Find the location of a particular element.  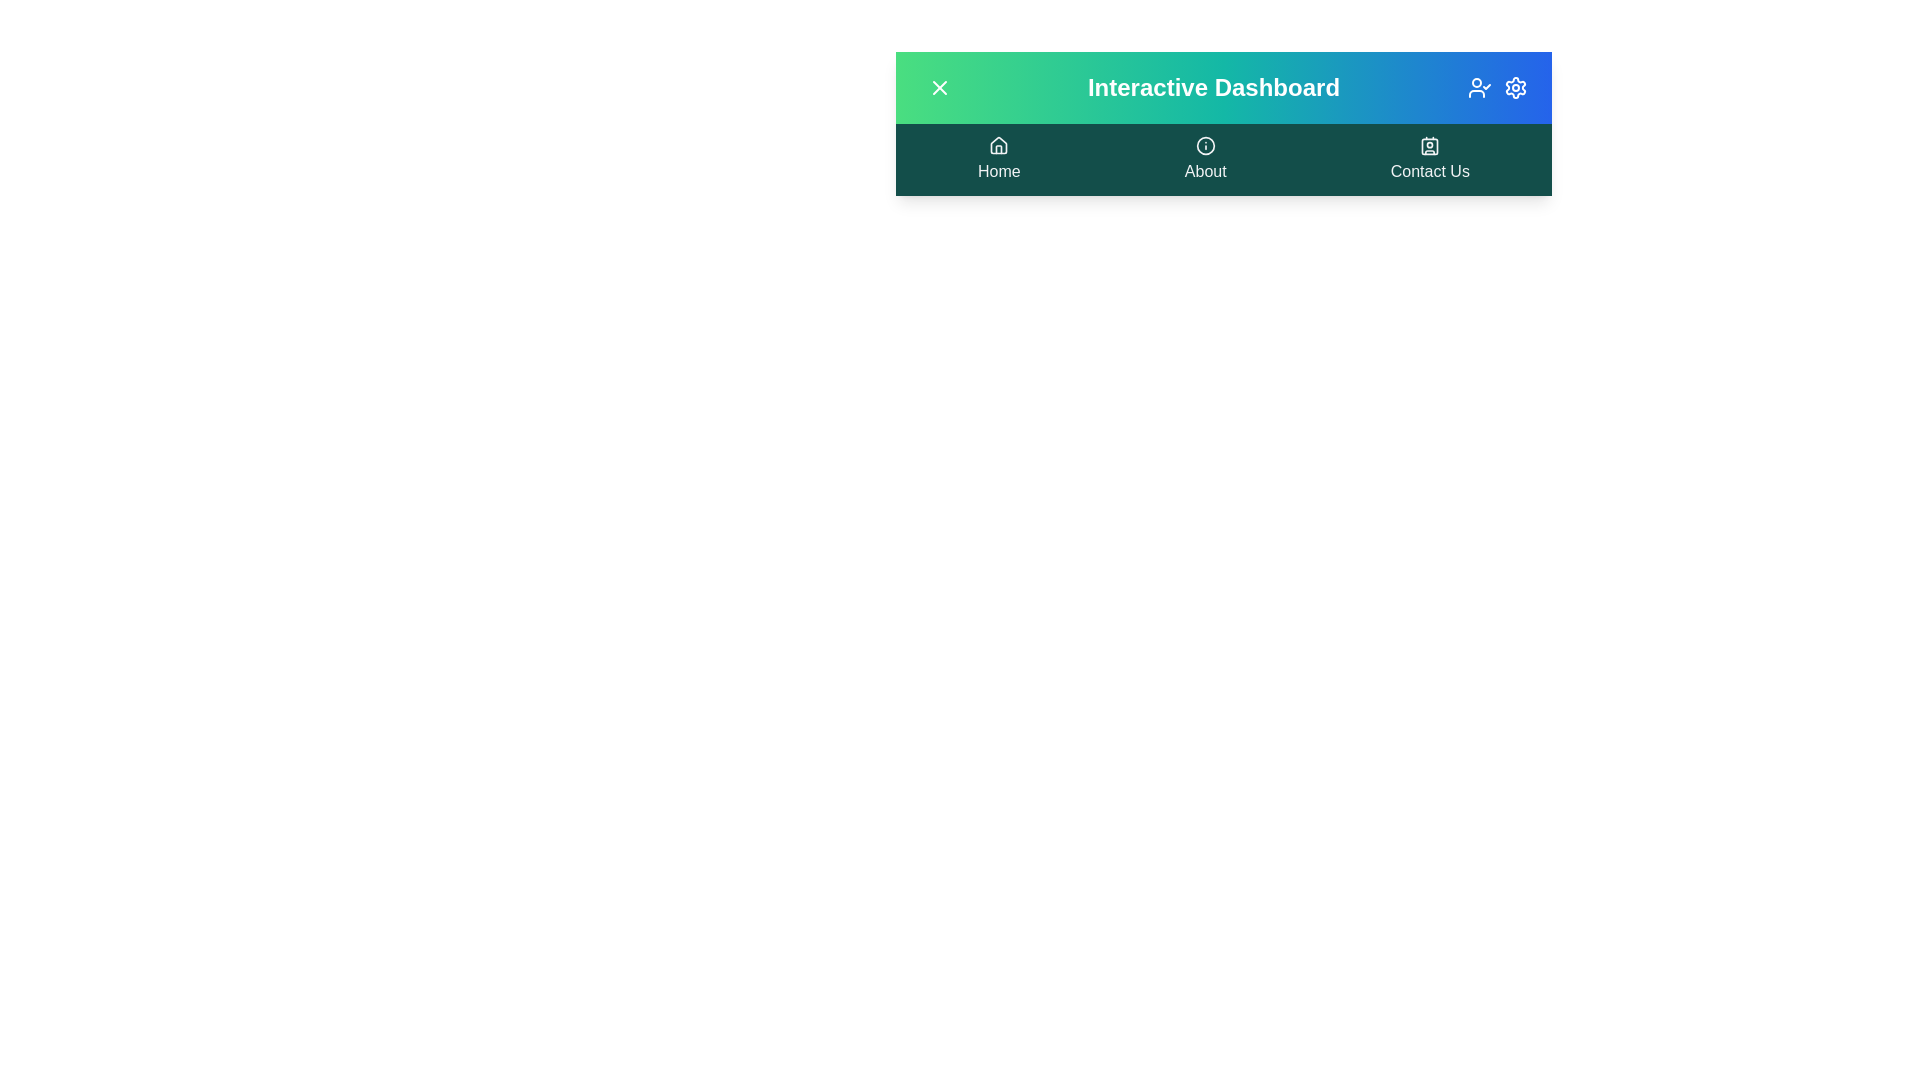

the 'About' menu item in the navigation bar is located at coordinates (1204, 158).